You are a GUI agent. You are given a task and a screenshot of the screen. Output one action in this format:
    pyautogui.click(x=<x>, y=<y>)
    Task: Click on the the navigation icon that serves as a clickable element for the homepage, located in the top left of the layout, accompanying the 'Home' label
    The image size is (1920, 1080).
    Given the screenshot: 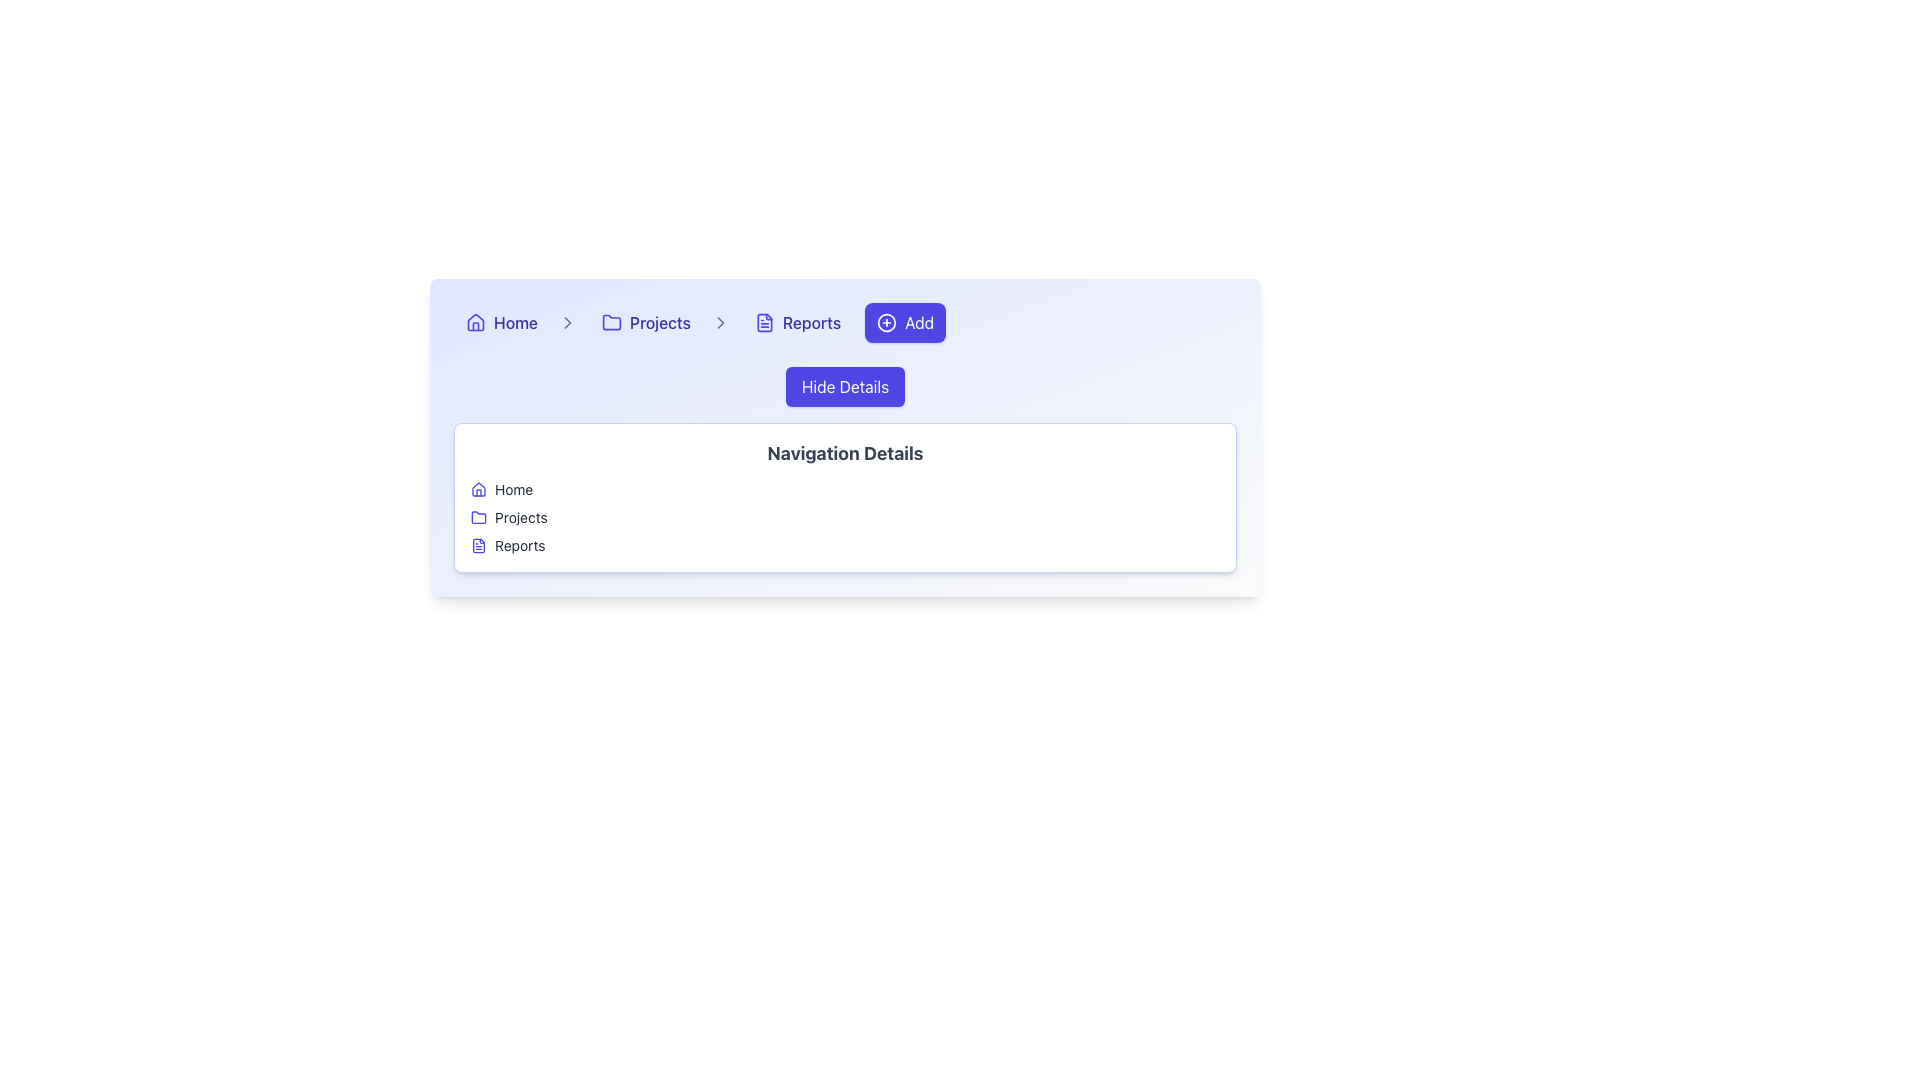 What is the action you would take?
    pyautogui.click(x=478, y=489)
    